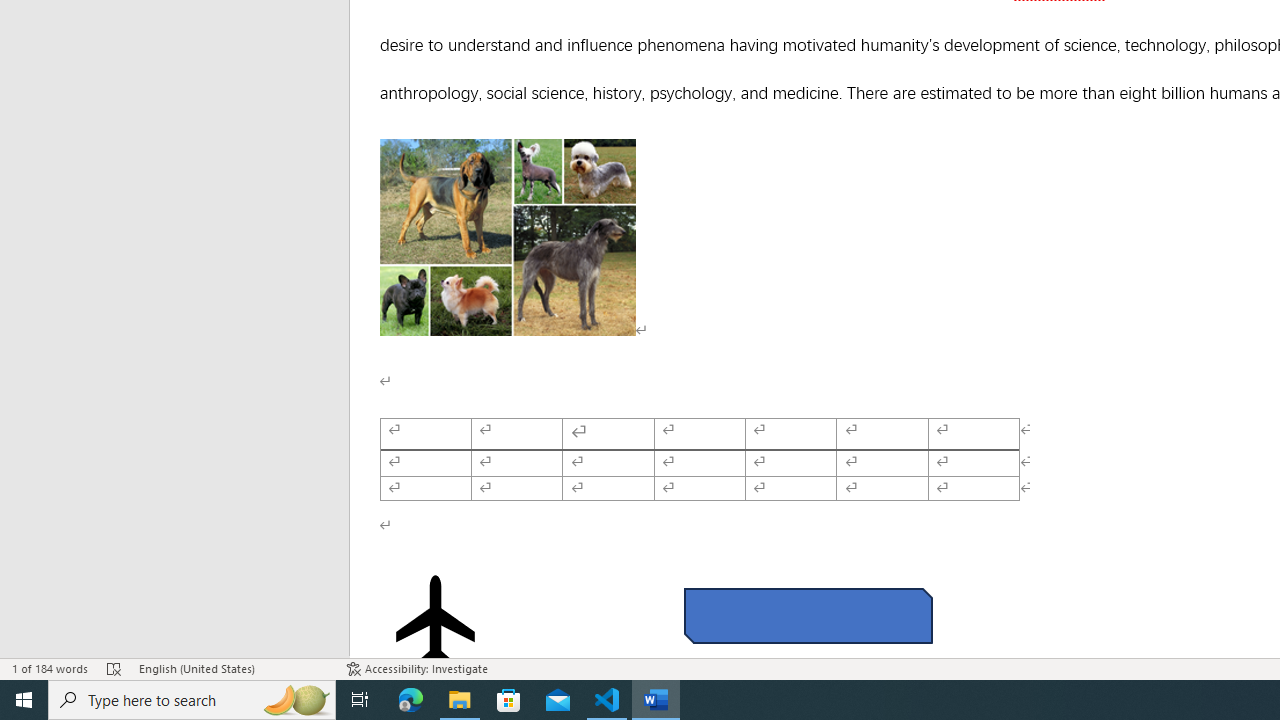 The width and height of the screenshot is (1280, 720). What do you see at coordinates (434, 620) in the screenshot?
I see `'Airplane with solid fill'` at bounding box center [434, 620].